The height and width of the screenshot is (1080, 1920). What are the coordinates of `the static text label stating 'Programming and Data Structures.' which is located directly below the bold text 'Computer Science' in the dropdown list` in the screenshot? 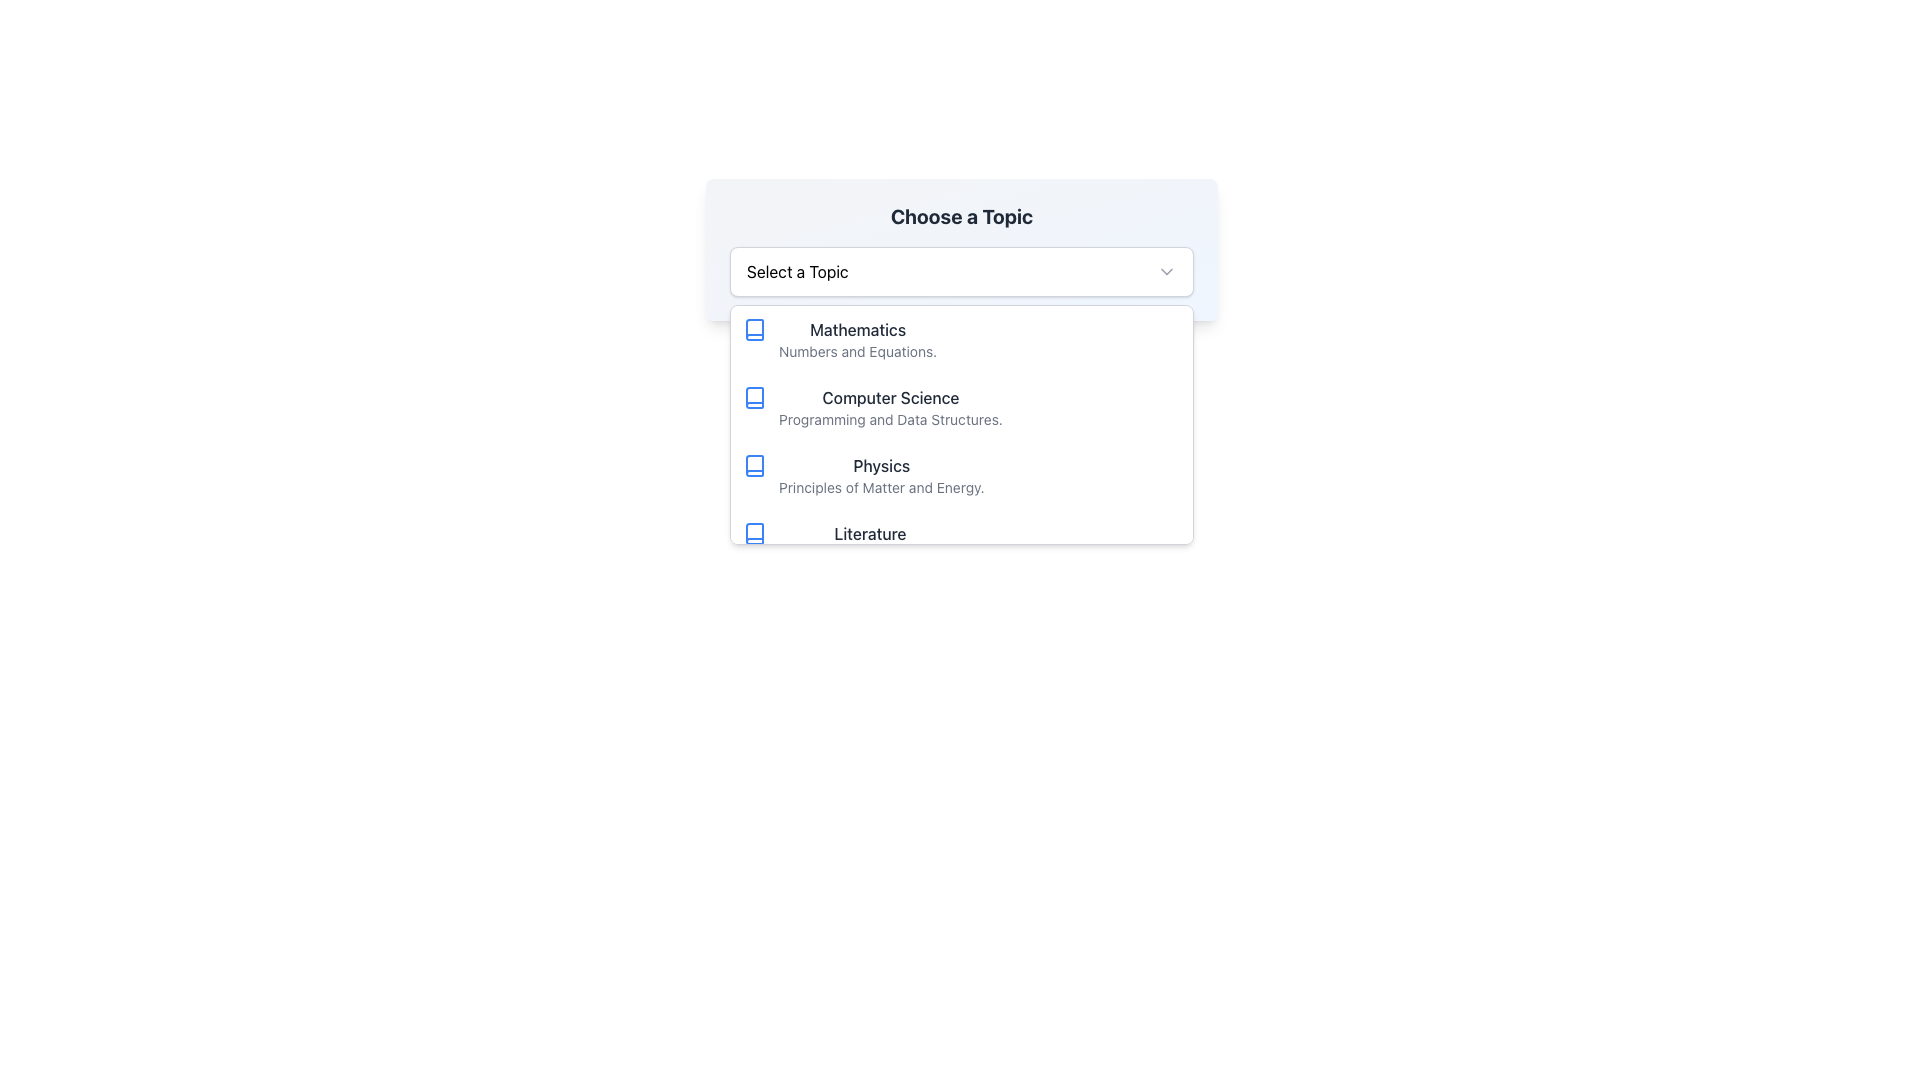 It's located at (890, 419).